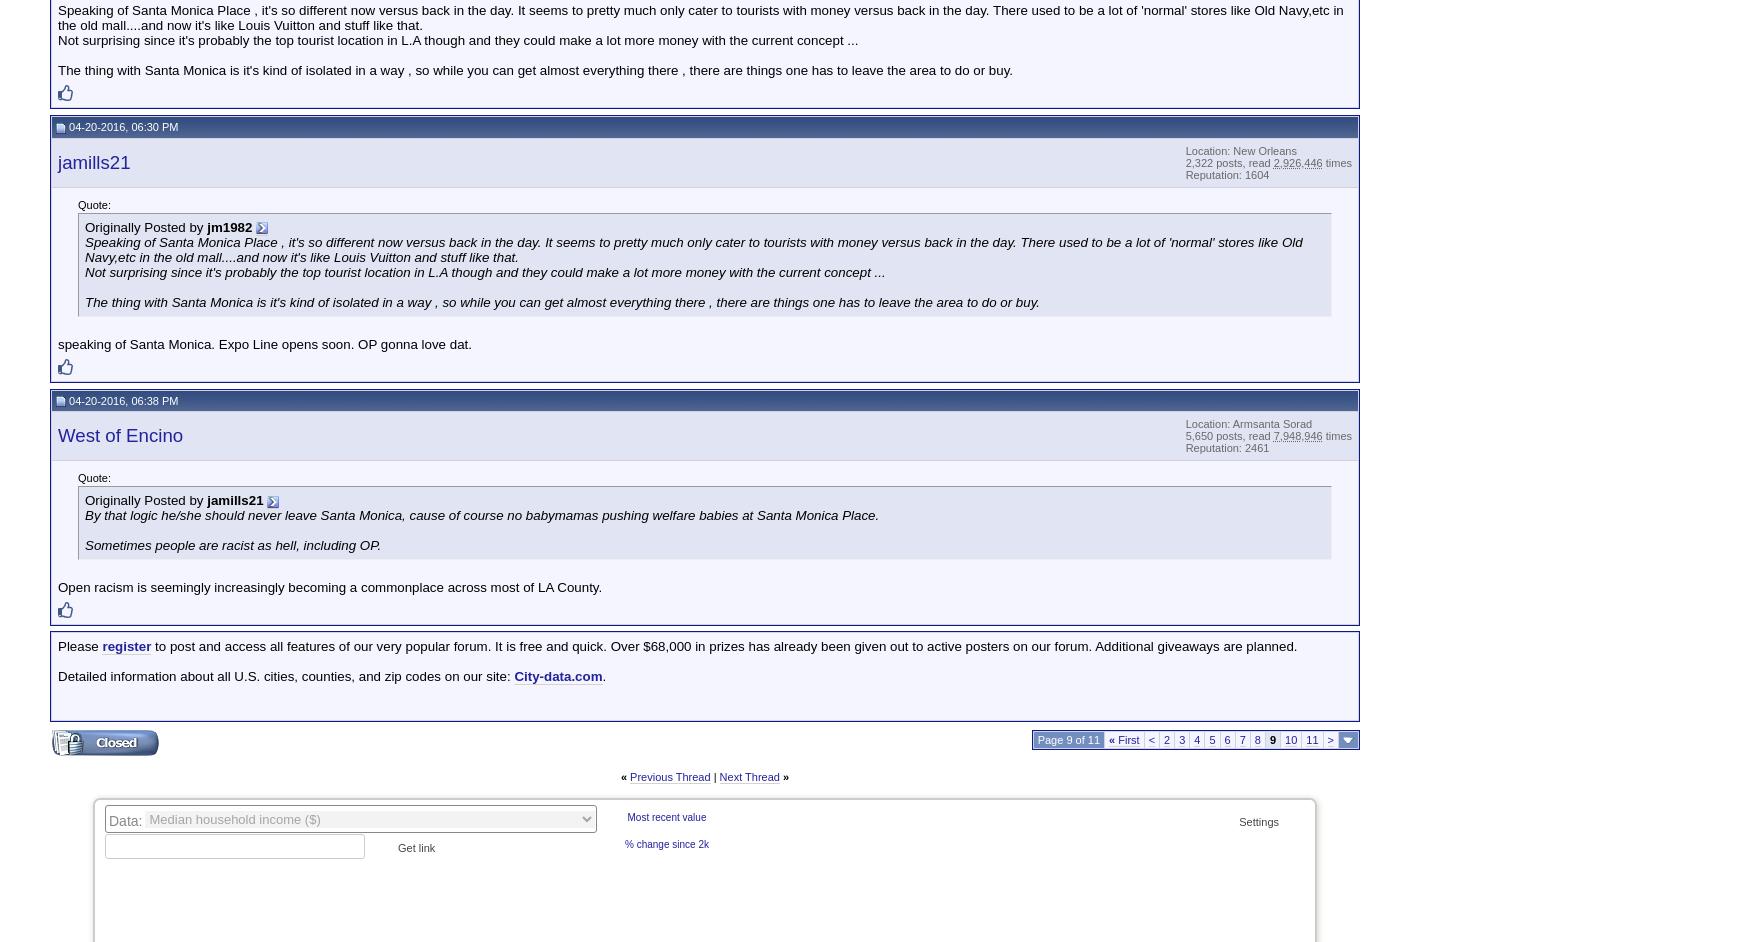  What do you see at coordinates (1296, 161) in the screenshot?
I see `'2,926,446'` at bounding box center [1296, 161].